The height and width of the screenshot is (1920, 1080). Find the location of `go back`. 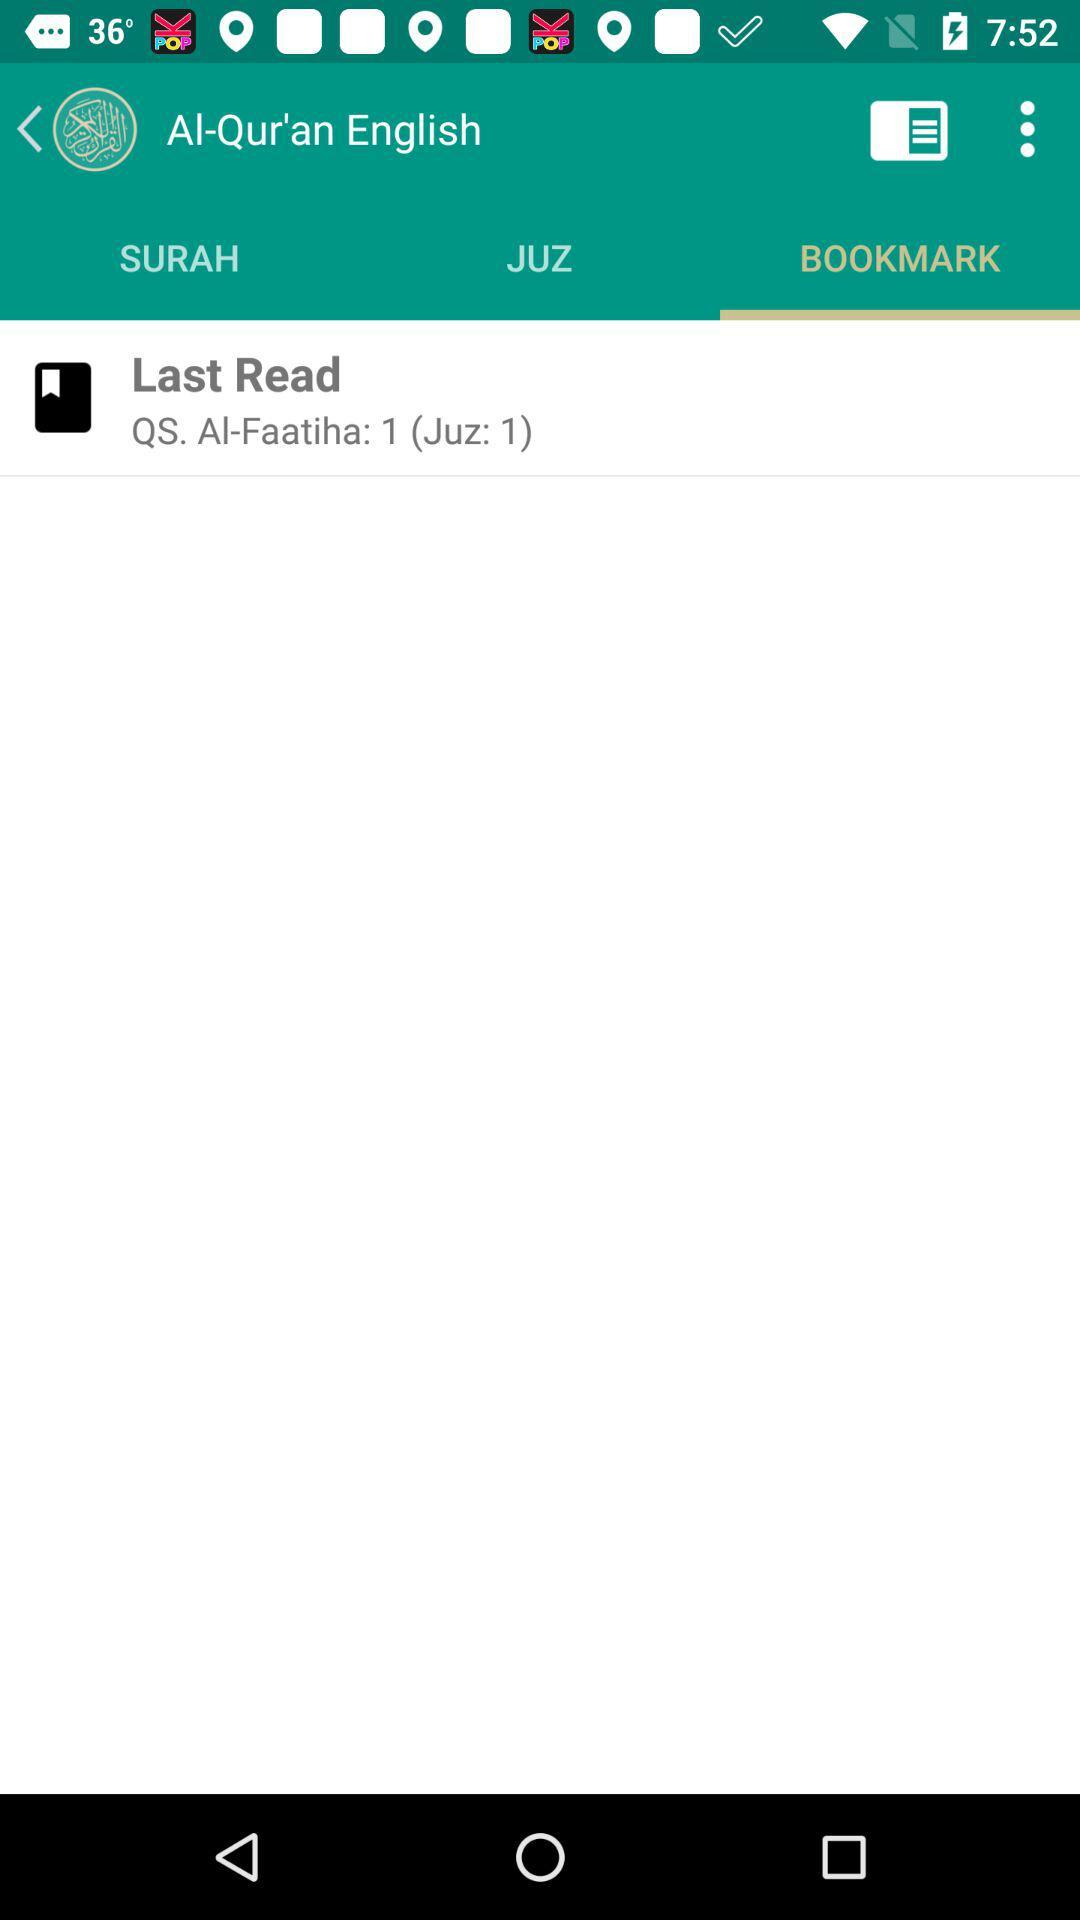

go back is located at coordinates (75, 127).